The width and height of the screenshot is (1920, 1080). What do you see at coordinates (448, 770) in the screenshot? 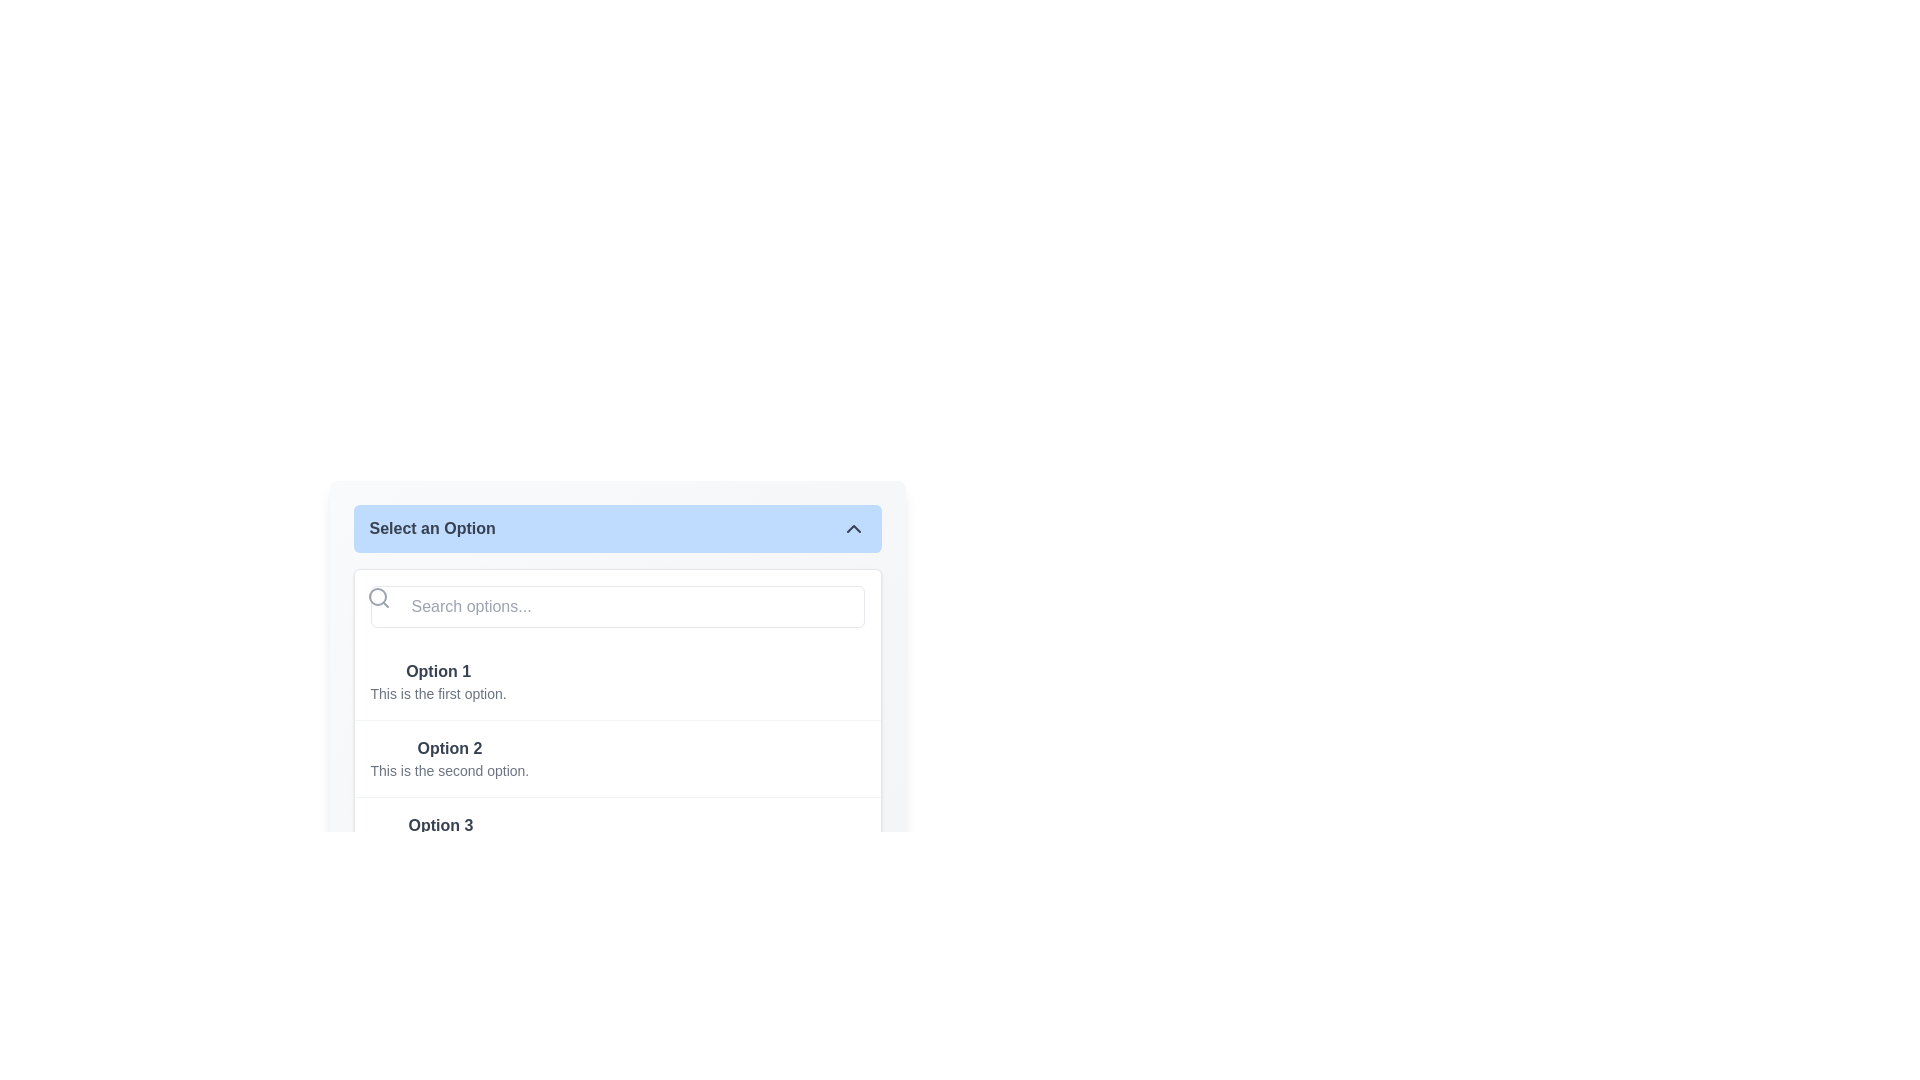
I see `the descriptive text that reads 'This is the second option.' styled in gray, located below the heading 'Option 2' in the dropdown menu` at bounding box center [448, 770].